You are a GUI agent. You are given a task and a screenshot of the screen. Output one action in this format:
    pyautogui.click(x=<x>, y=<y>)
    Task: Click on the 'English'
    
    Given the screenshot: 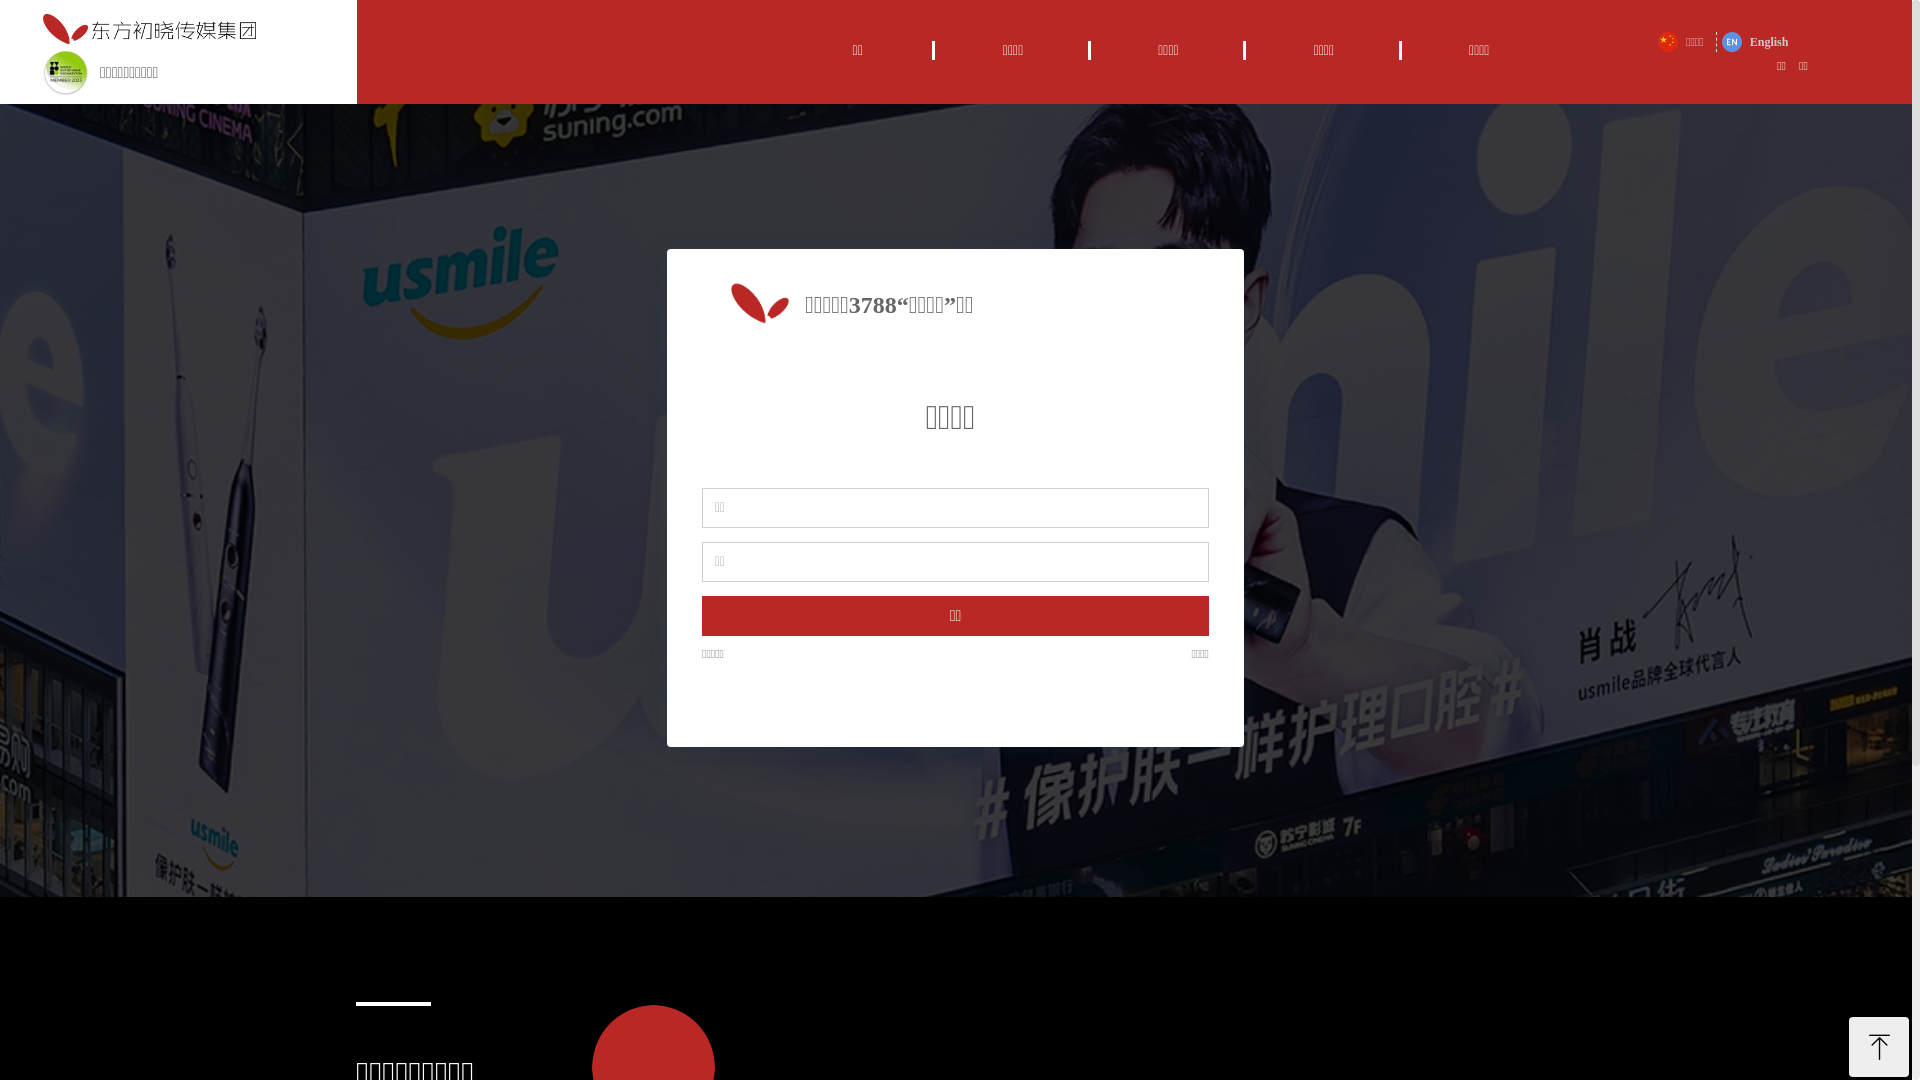 What is the action you would take?
    pyautogui.click(x=1754, y=42)
    